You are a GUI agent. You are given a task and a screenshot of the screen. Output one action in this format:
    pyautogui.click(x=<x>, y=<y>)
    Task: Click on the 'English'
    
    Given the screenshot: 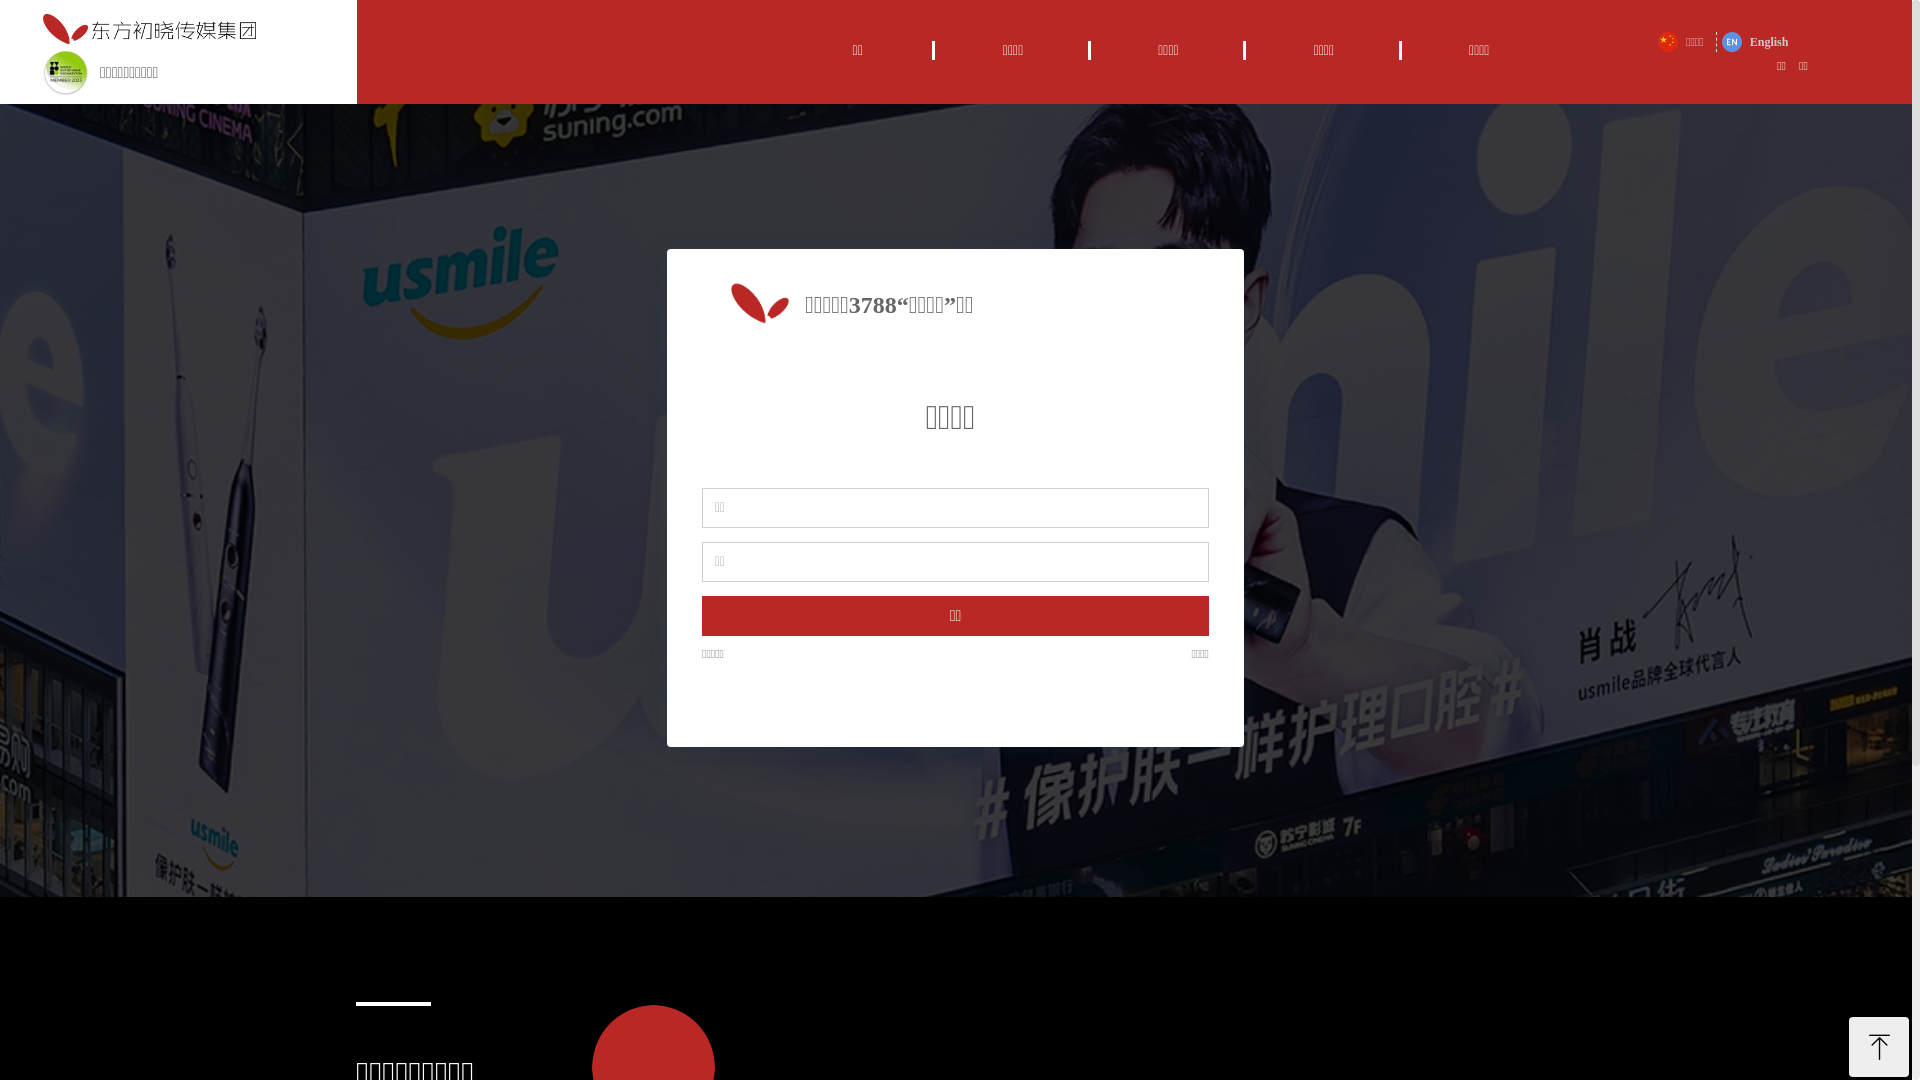 What is the action you would take?
    pyautogui.click(x=1754, y=42)
    